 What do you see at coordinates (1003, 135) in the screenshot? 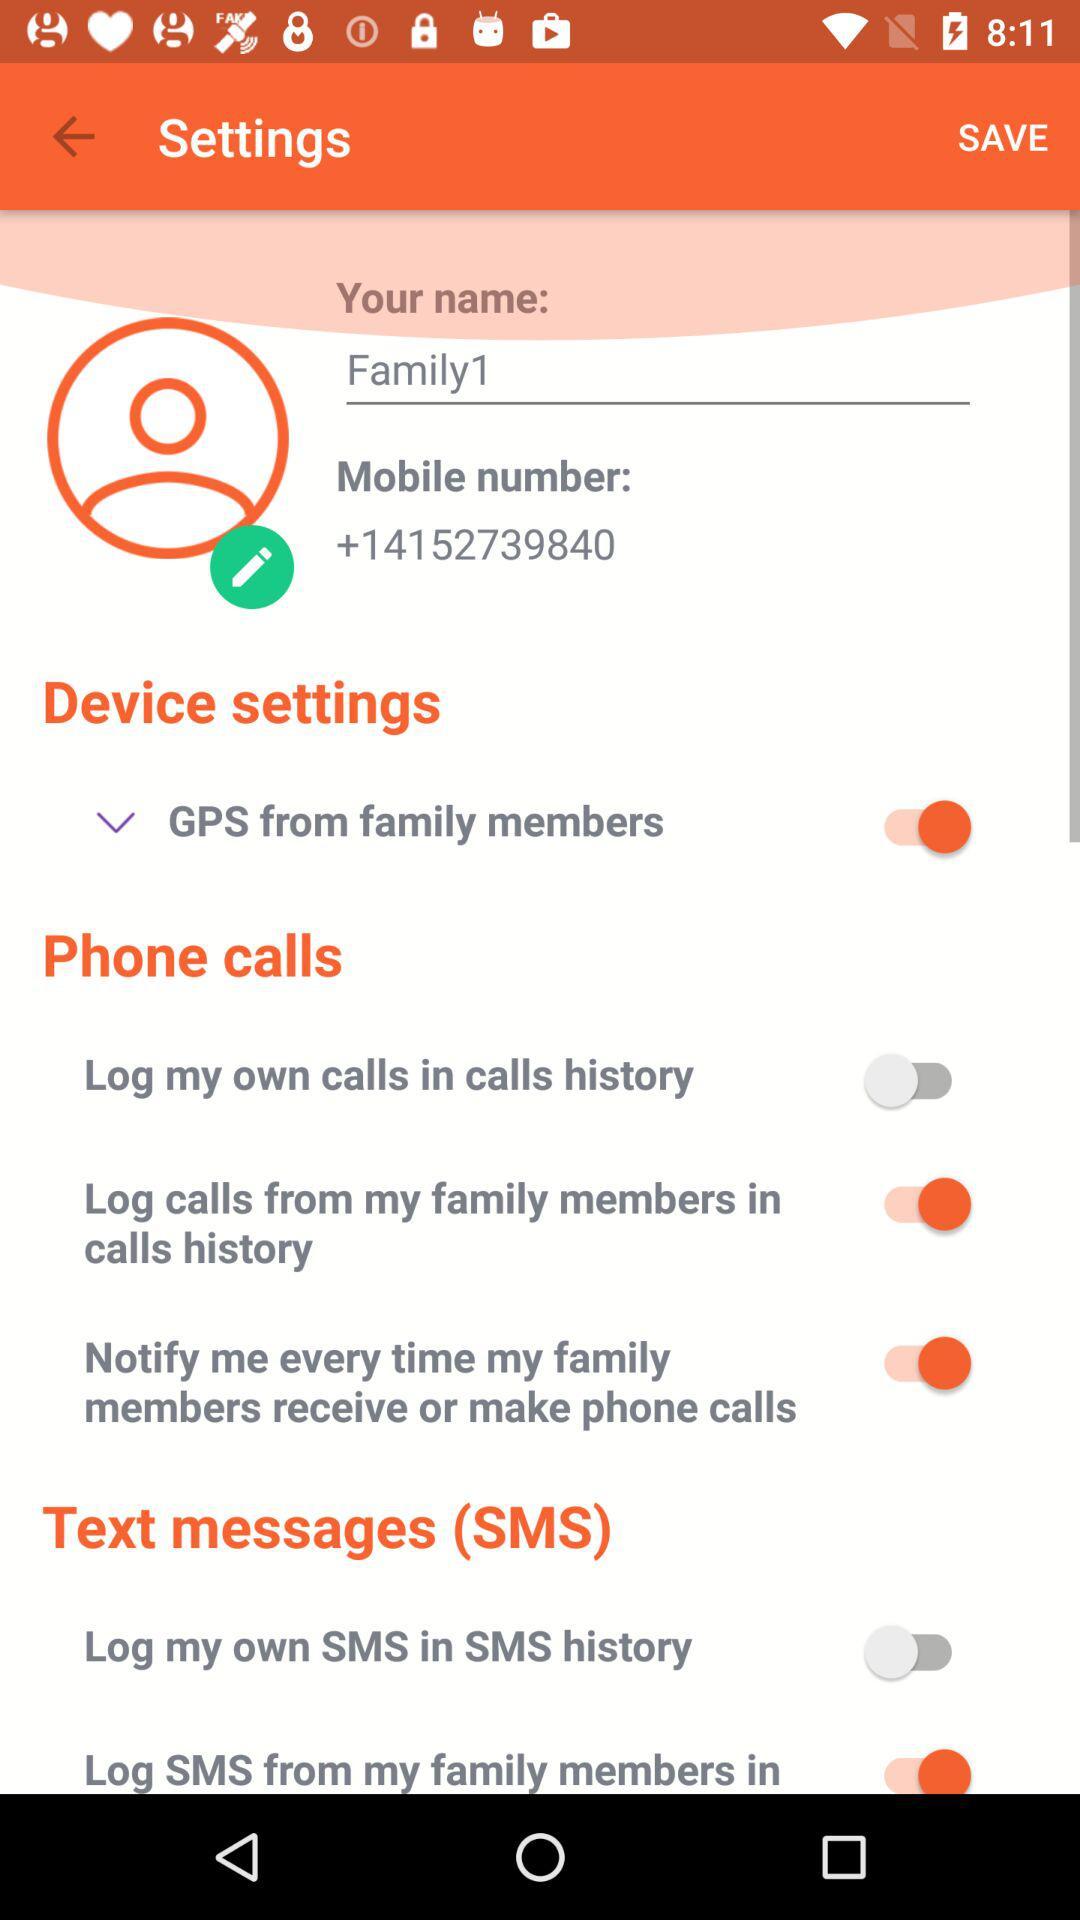
I see `the icon above family1` at bounding box center [1003, 135].